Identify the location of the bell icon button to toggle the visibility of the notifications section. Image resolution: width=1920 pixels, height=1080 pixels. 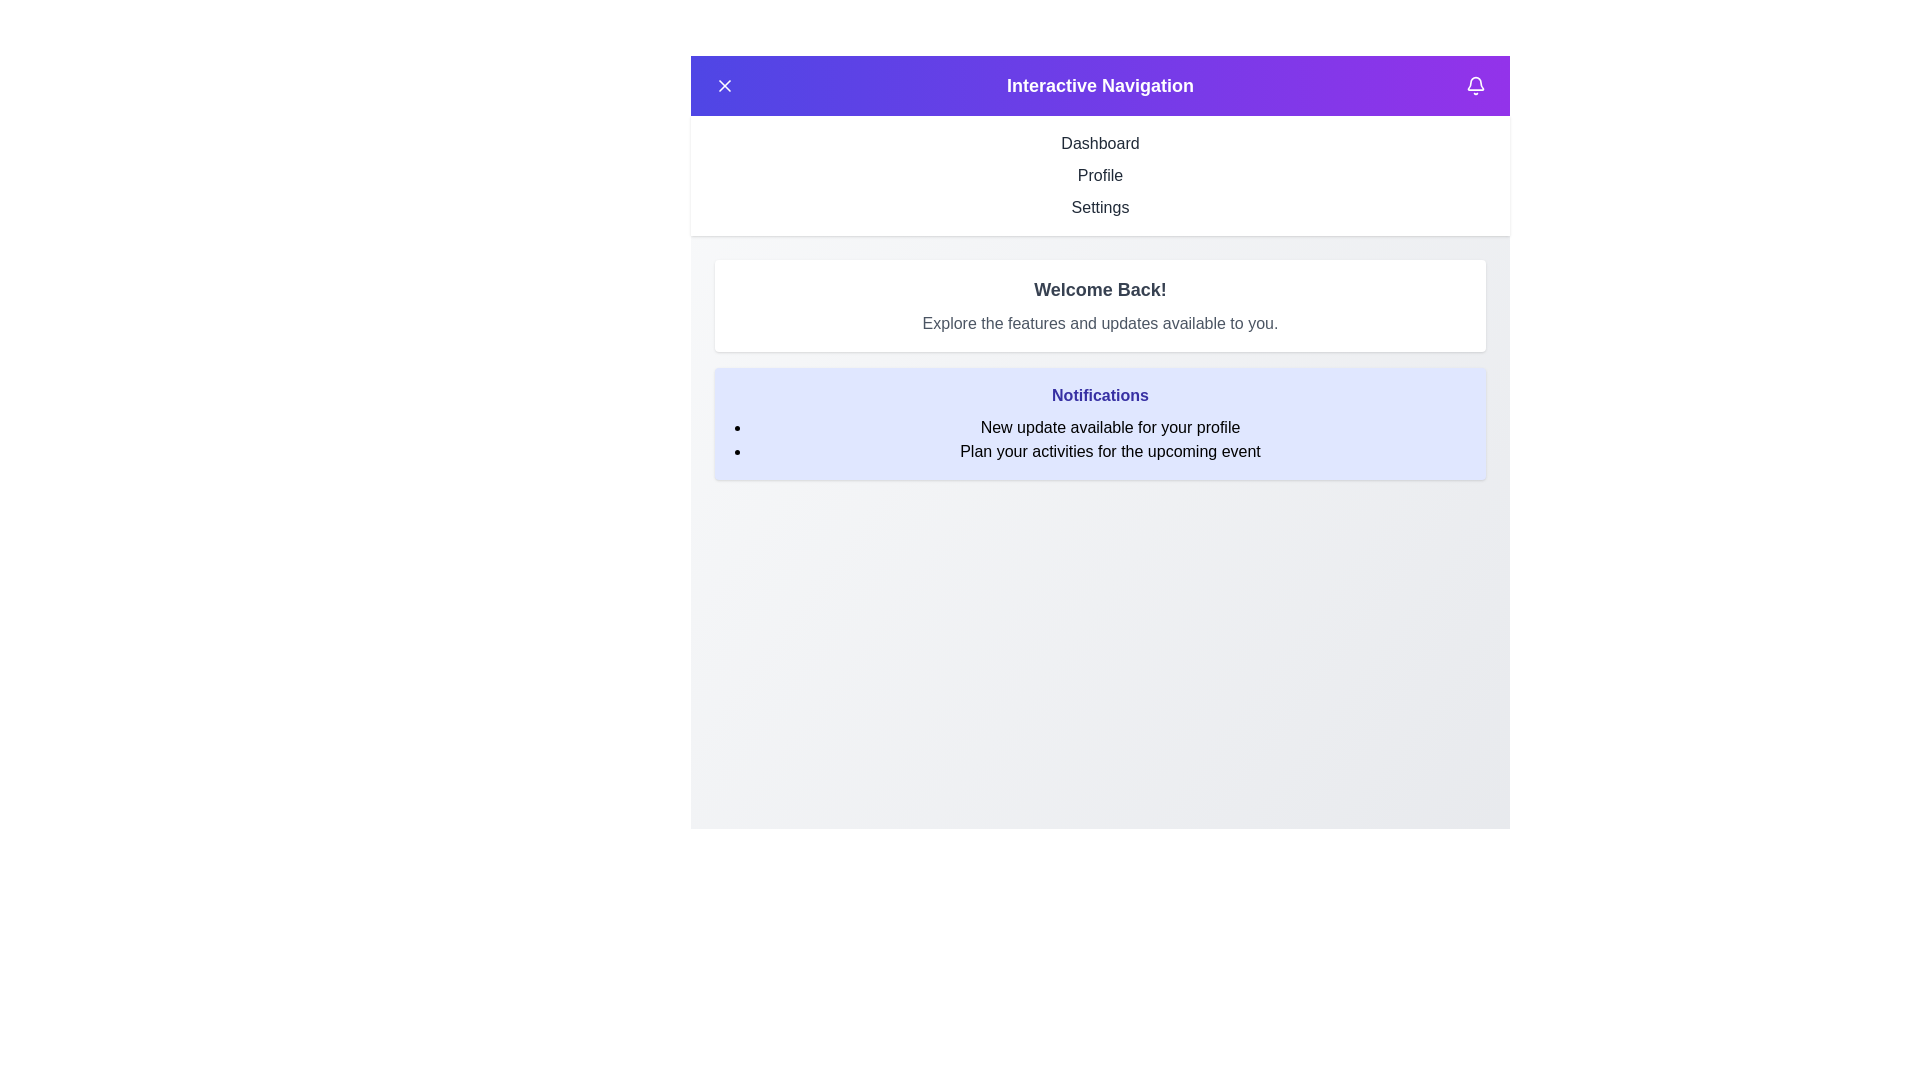
(1476, 84).